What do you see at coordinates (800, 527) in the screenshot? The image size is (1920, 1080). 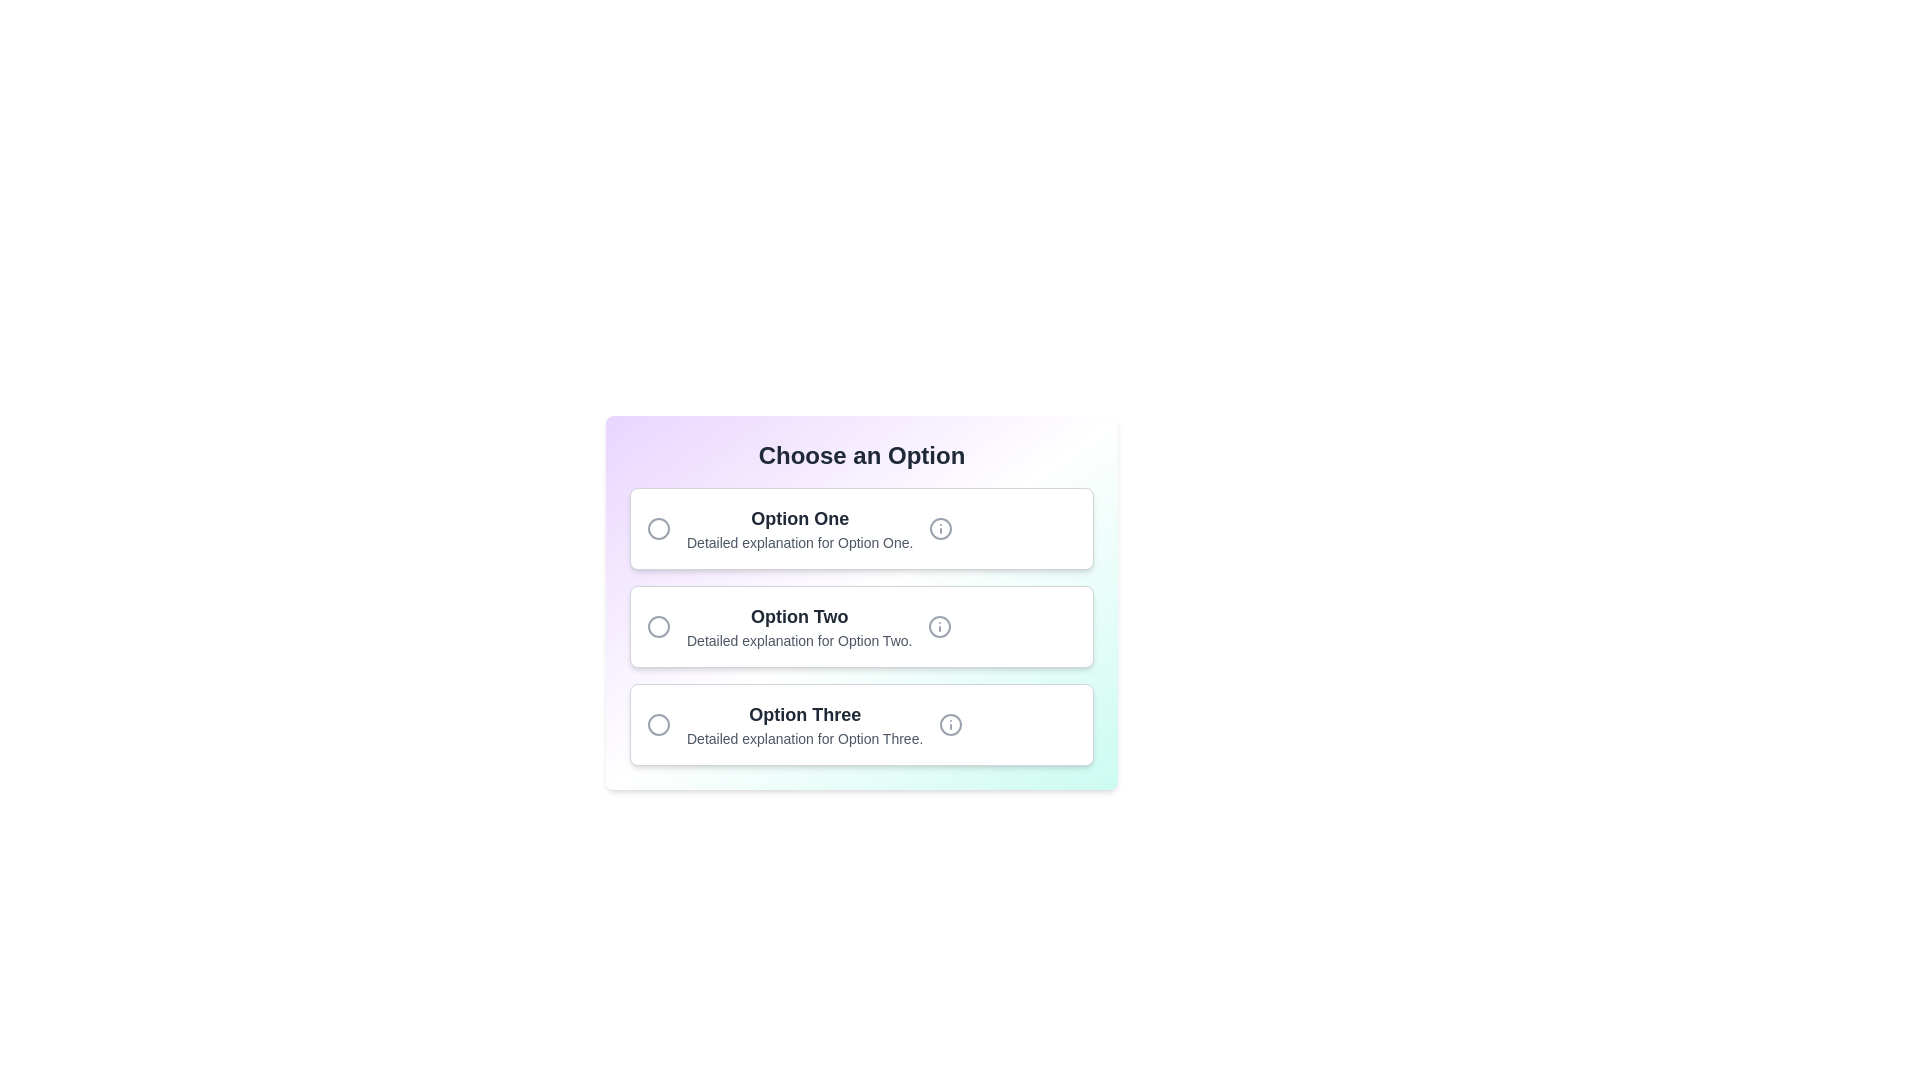 I see `the Option label for the first selectable option in the vertically stacked list` at bounding box center [800, 527].